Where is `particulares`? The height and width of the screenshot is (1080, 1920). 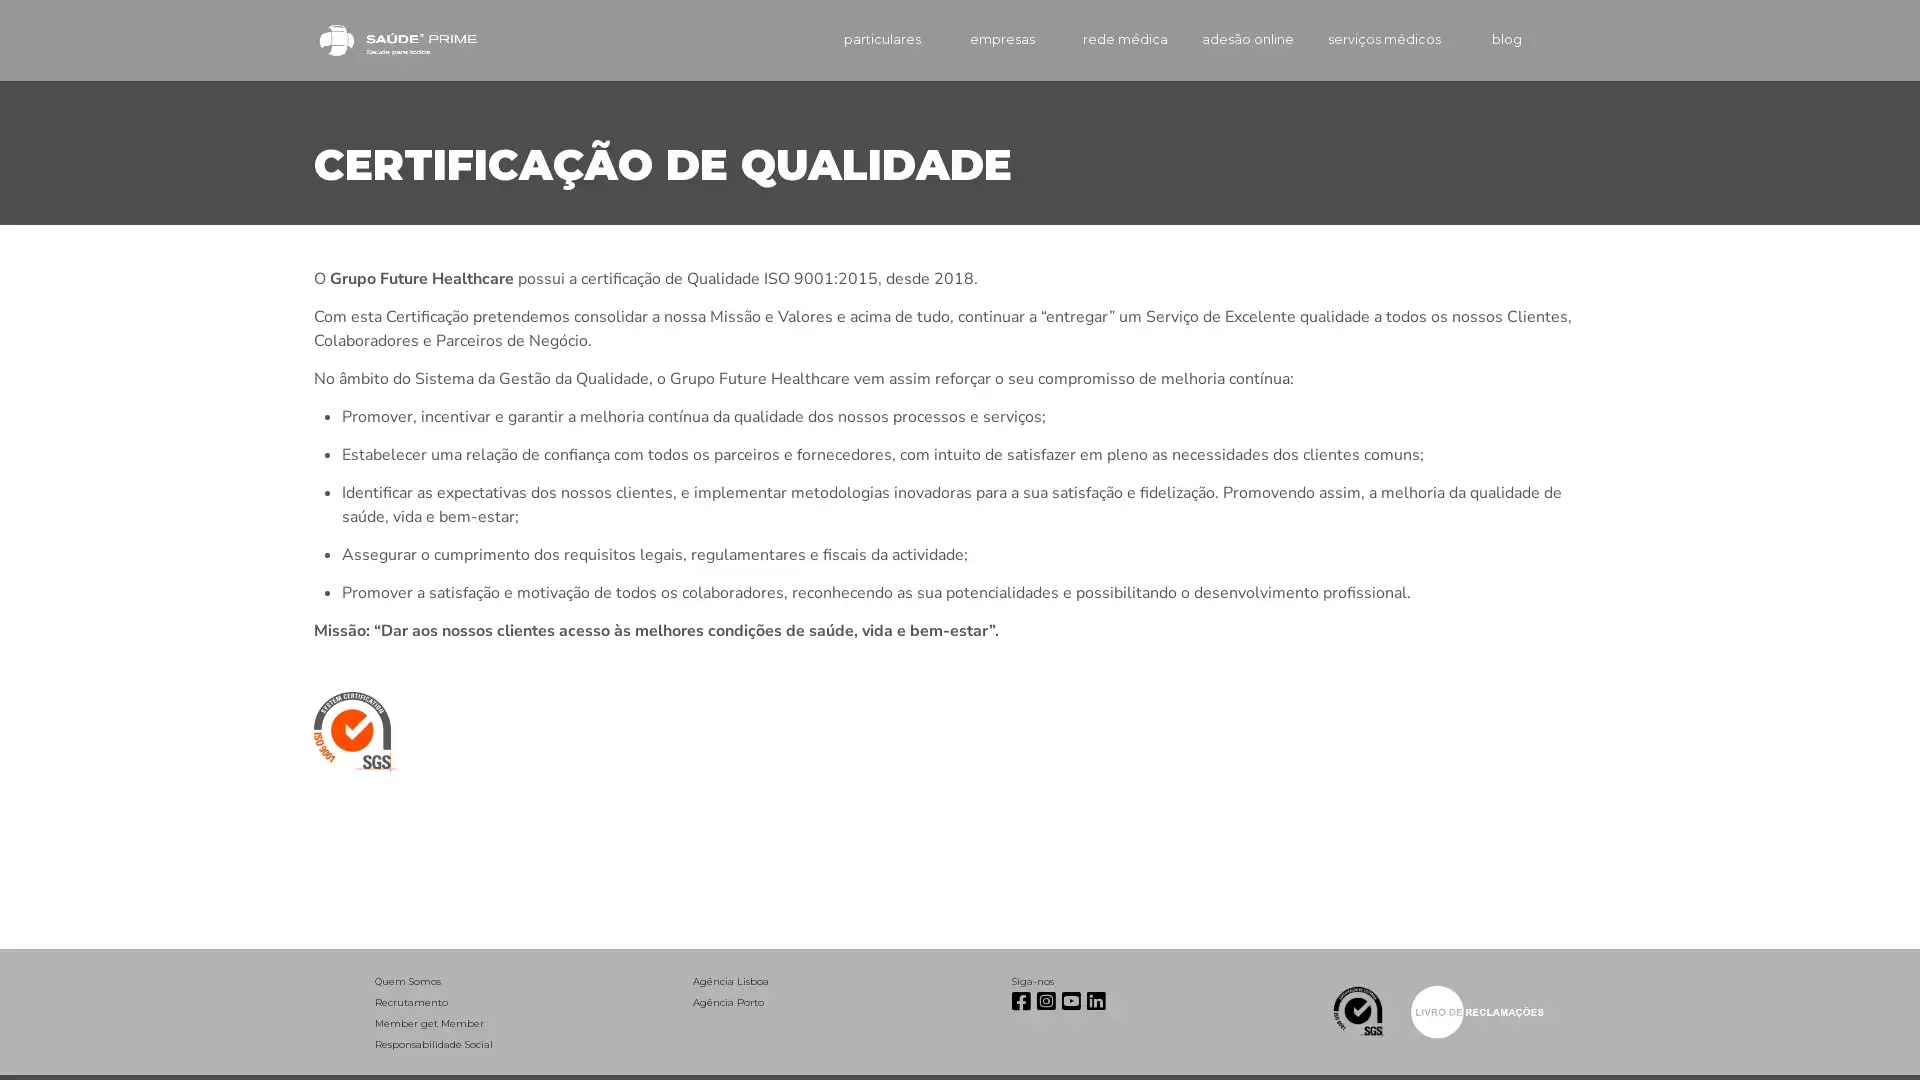 particulares is located at coordinates (849, 39).